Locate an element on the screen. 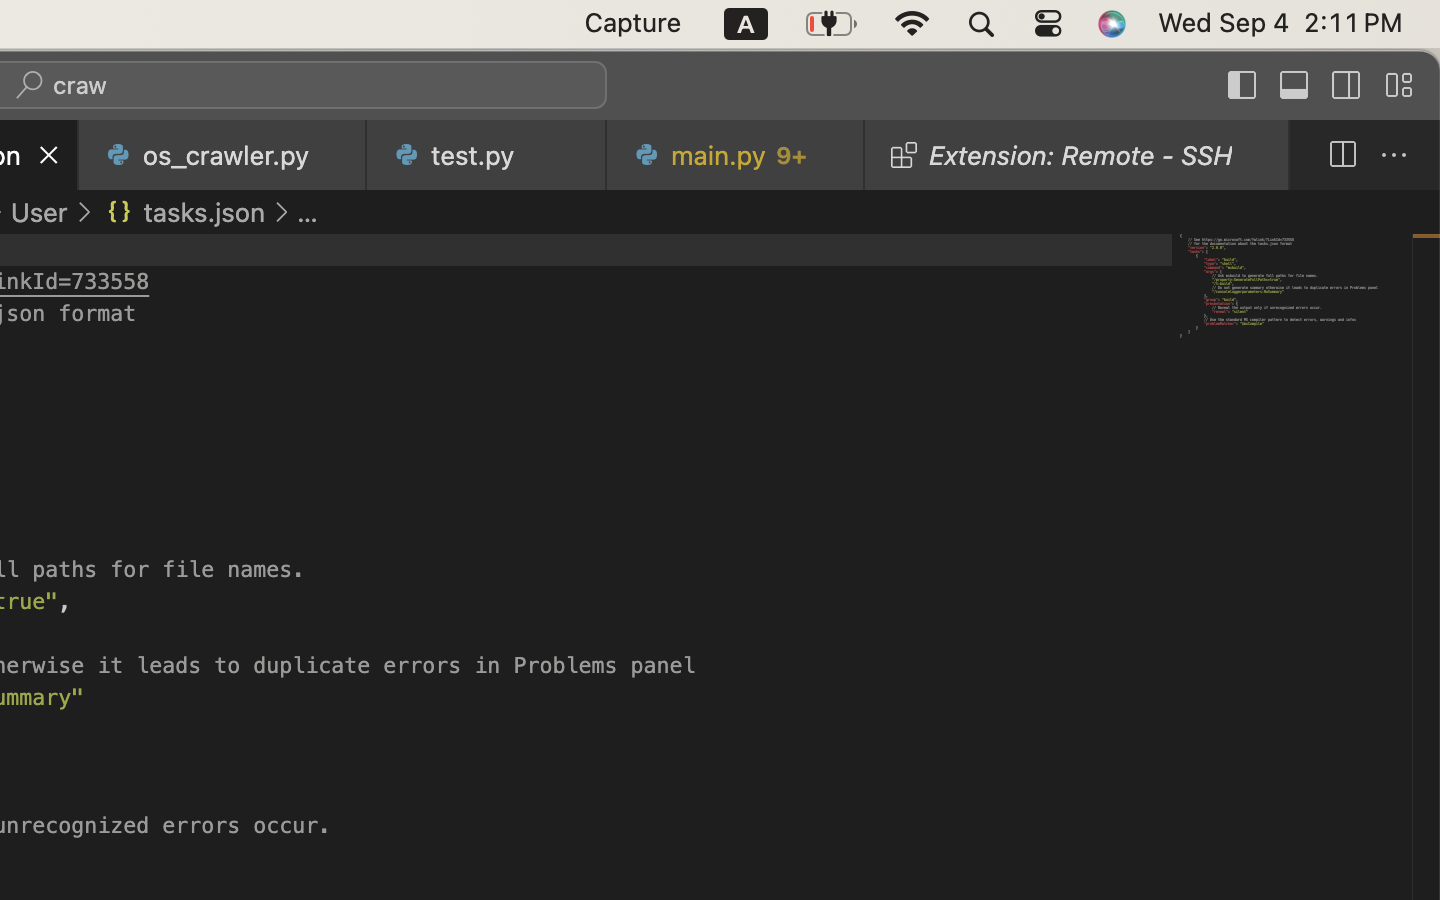 The image size is (1440, 900). '' is located at coordinates (1242, 85).